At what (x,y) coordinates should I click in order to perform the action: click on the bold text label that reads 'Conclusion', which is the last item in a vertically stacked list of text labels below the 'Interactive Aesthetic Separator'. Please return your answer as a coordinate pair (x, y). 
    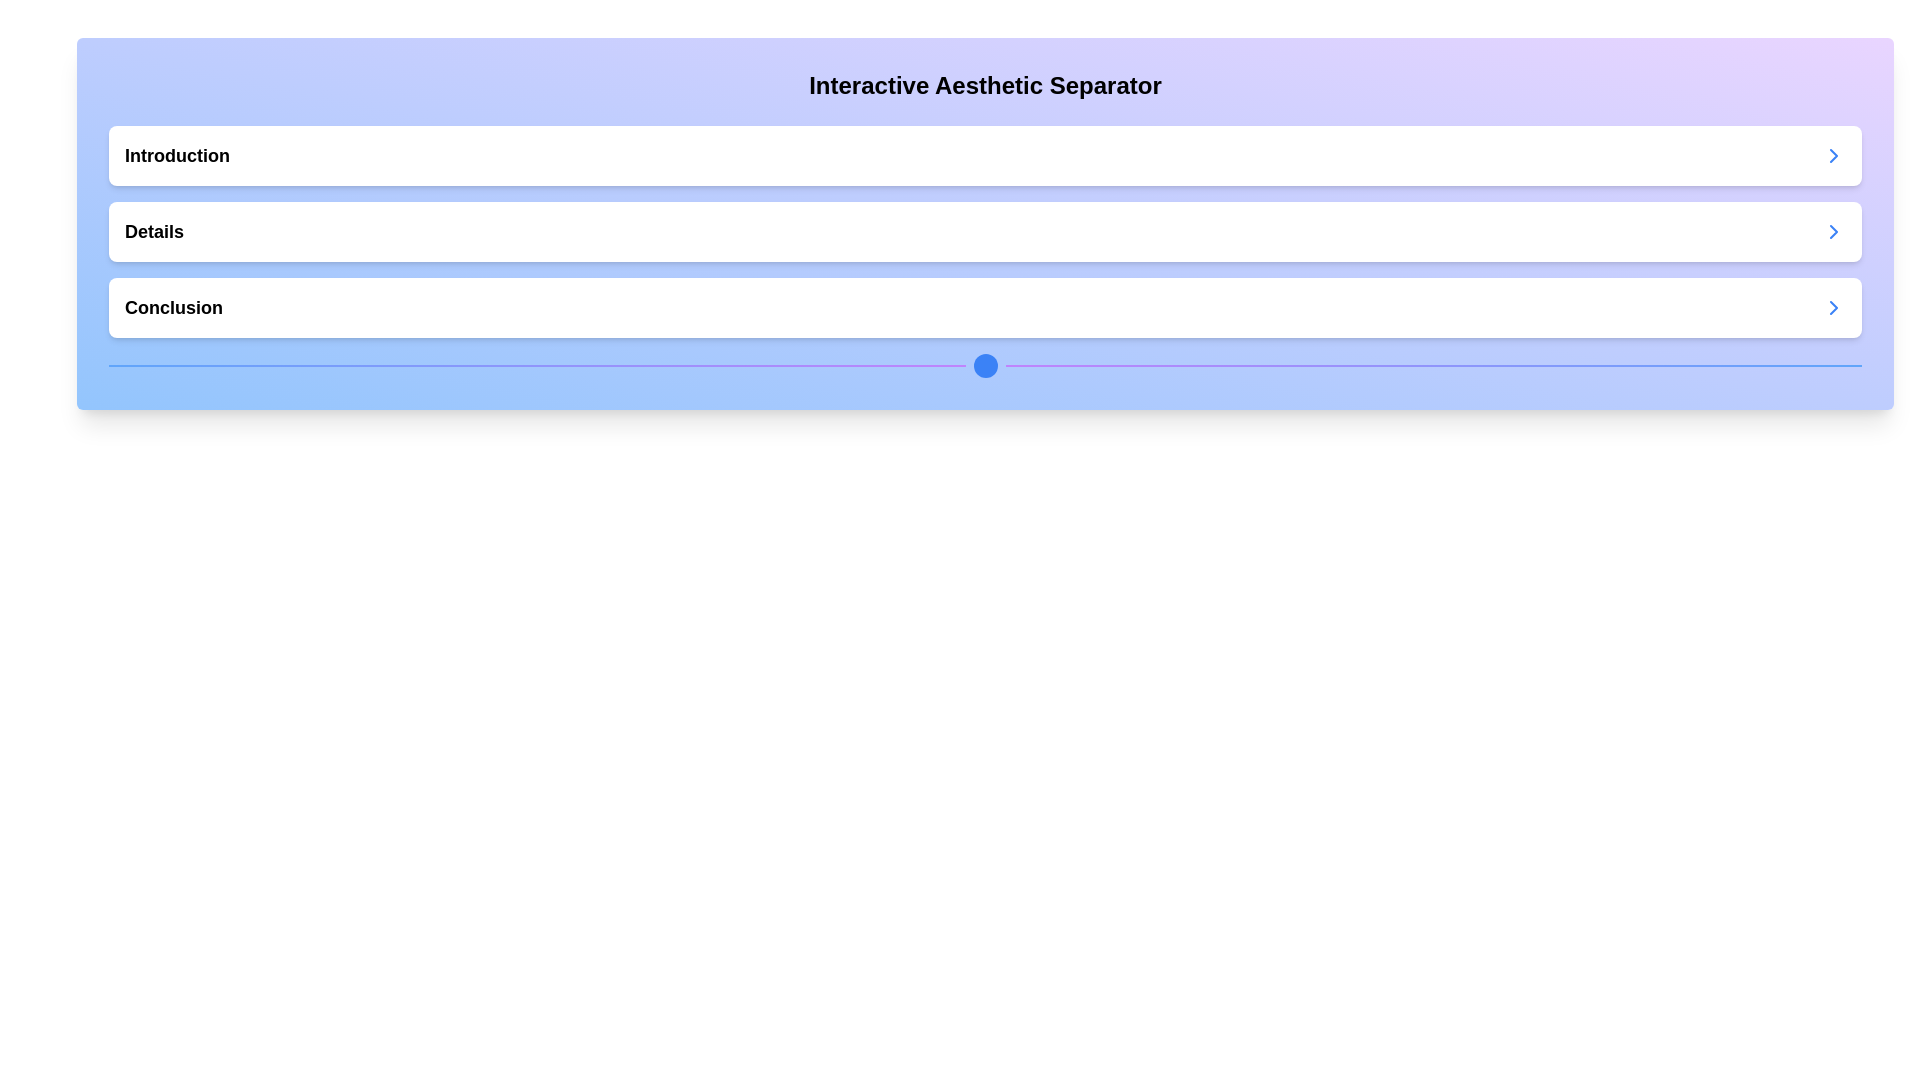
    Looking at the image, I should click on (173, 308).